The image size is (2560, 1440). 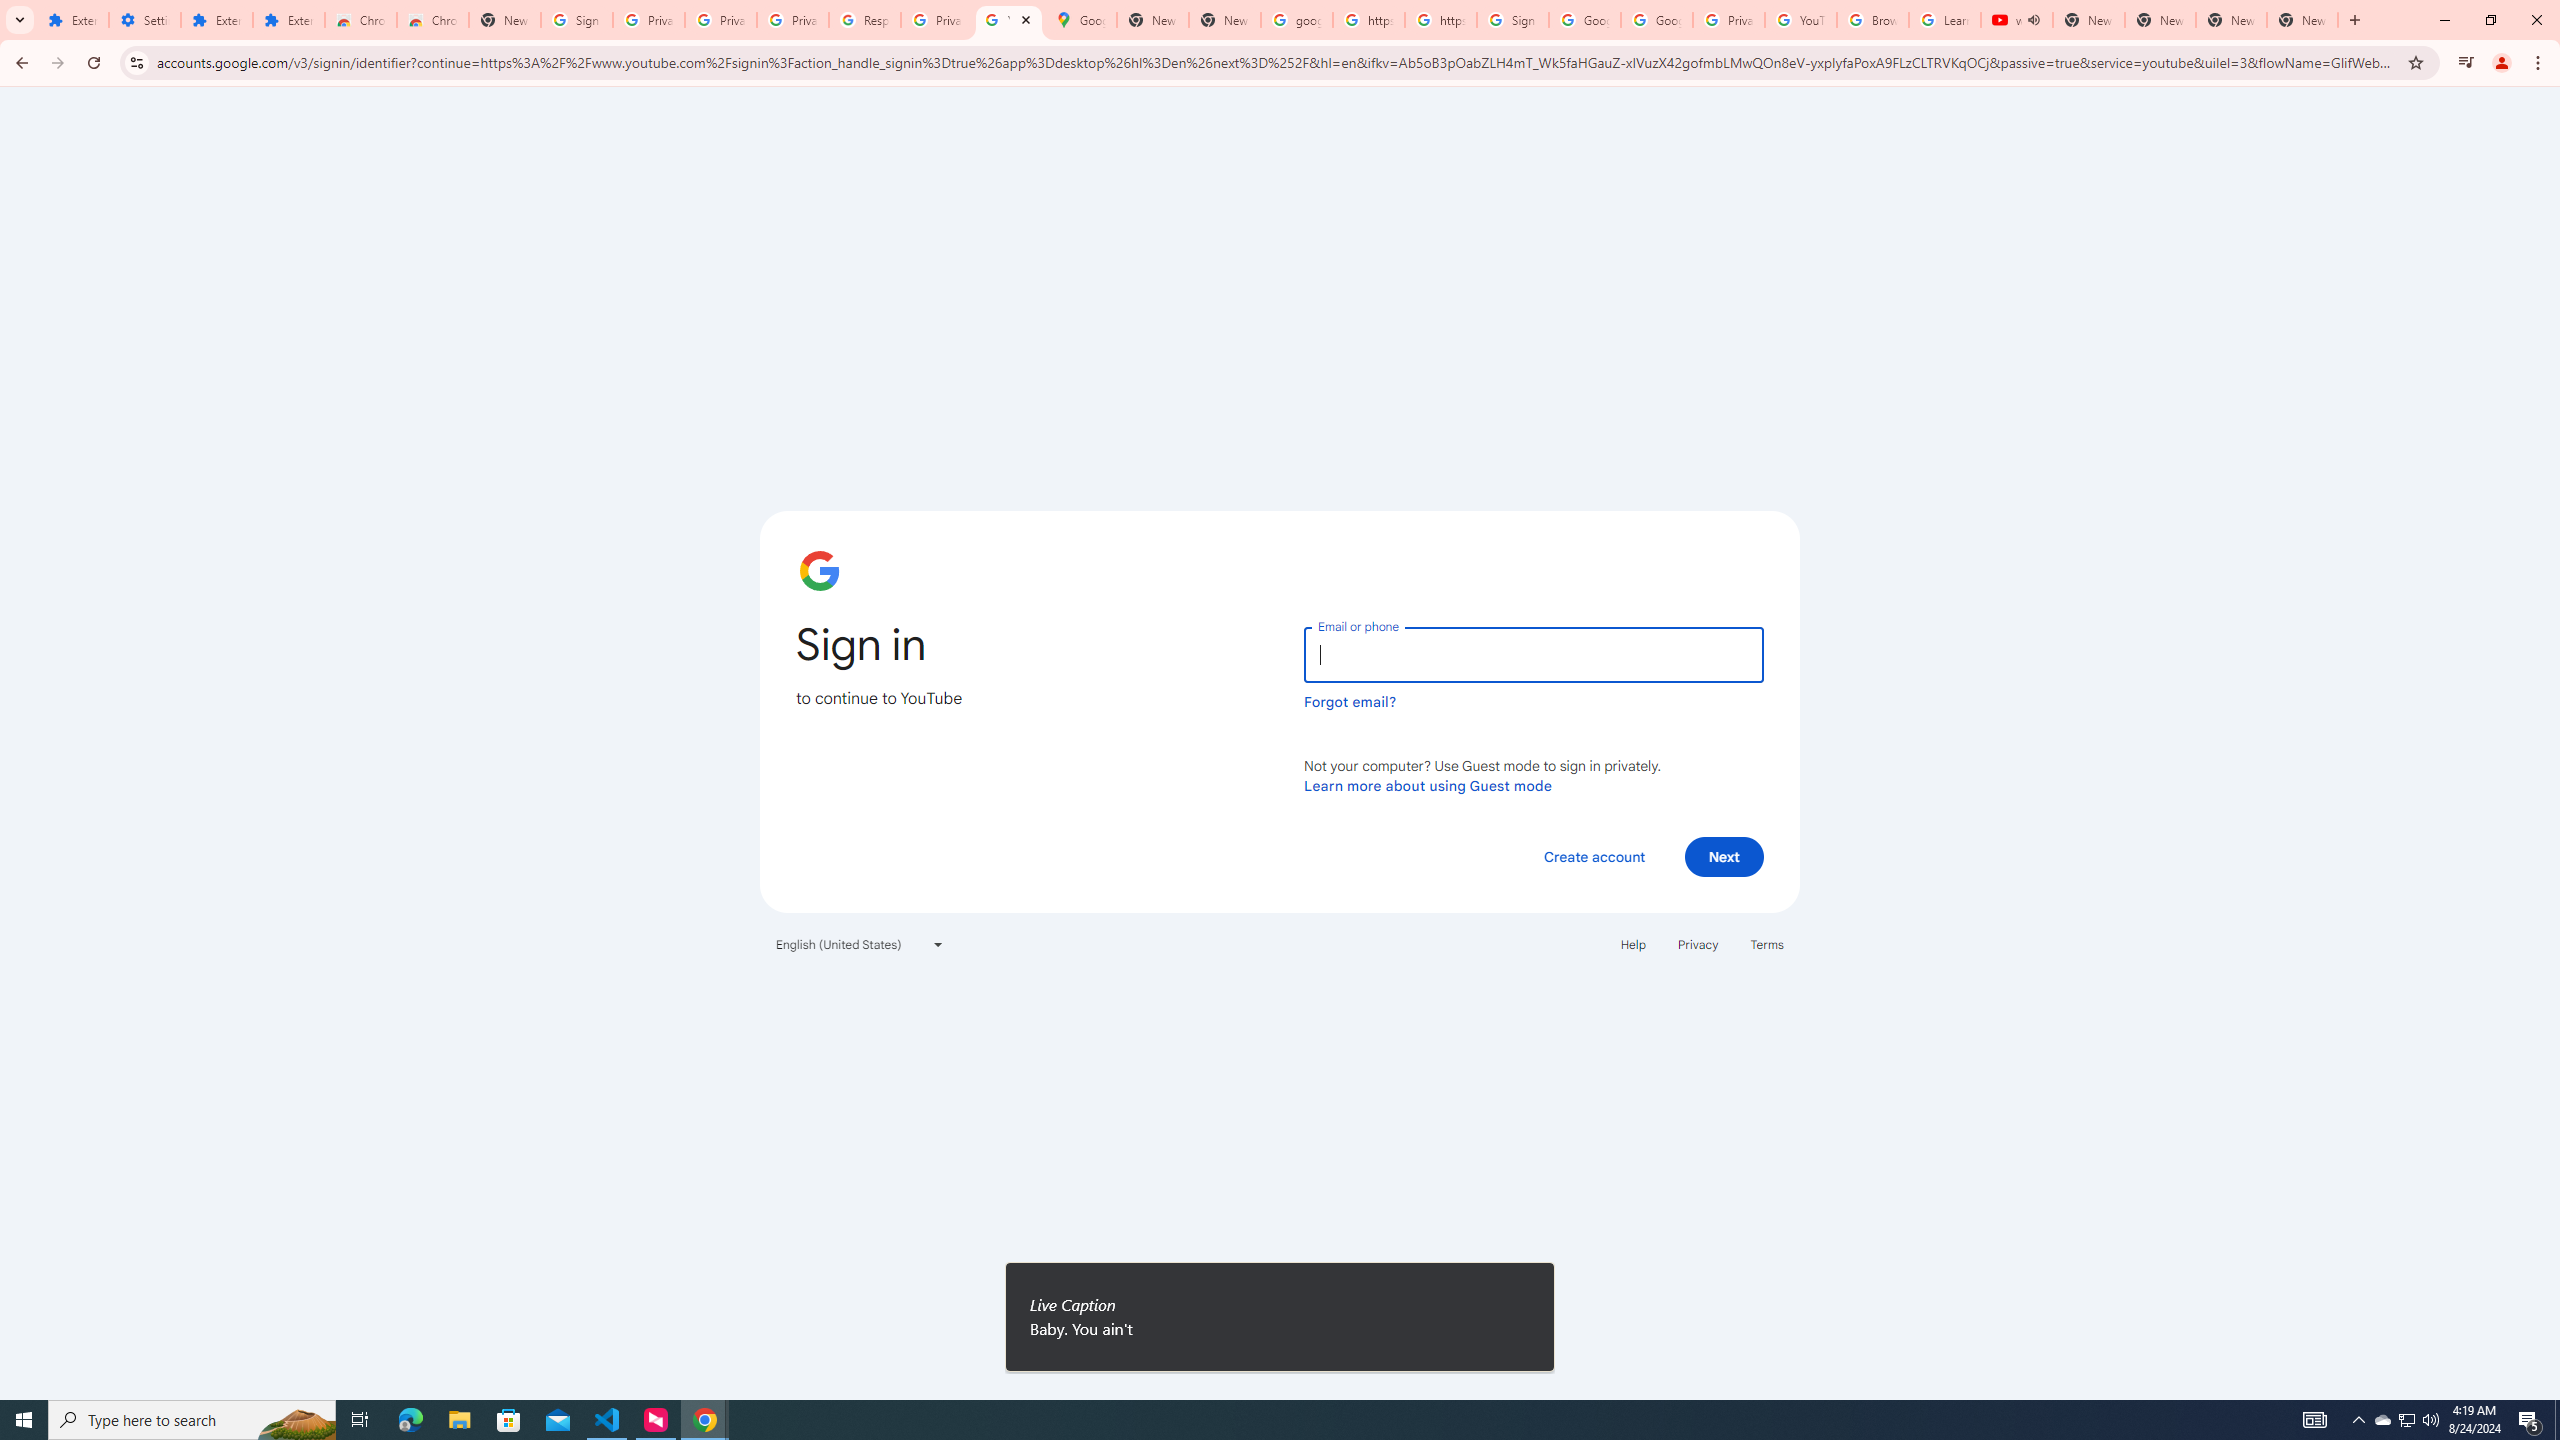 I want to click on 'Create account', so click(x=1593, y=855).